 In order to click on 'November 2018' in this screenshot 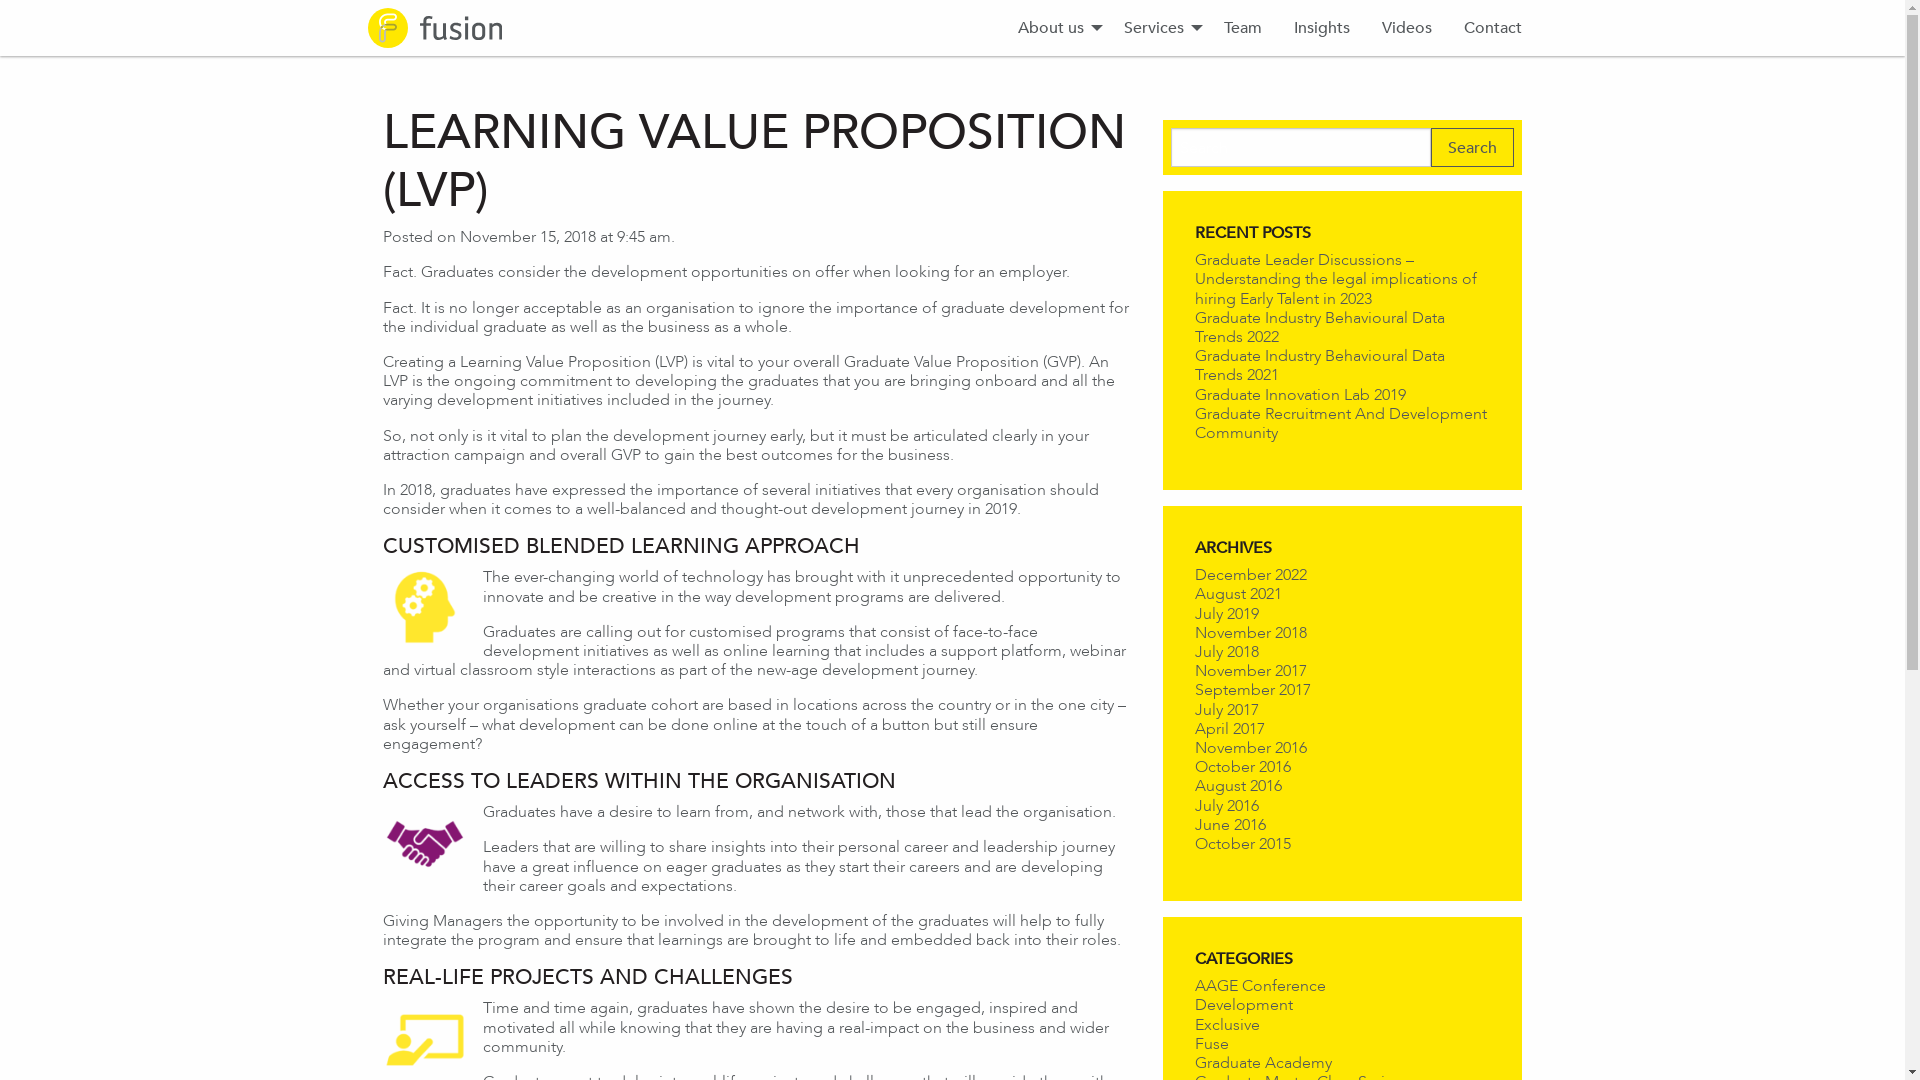, I will do `click(1248, 632)`.